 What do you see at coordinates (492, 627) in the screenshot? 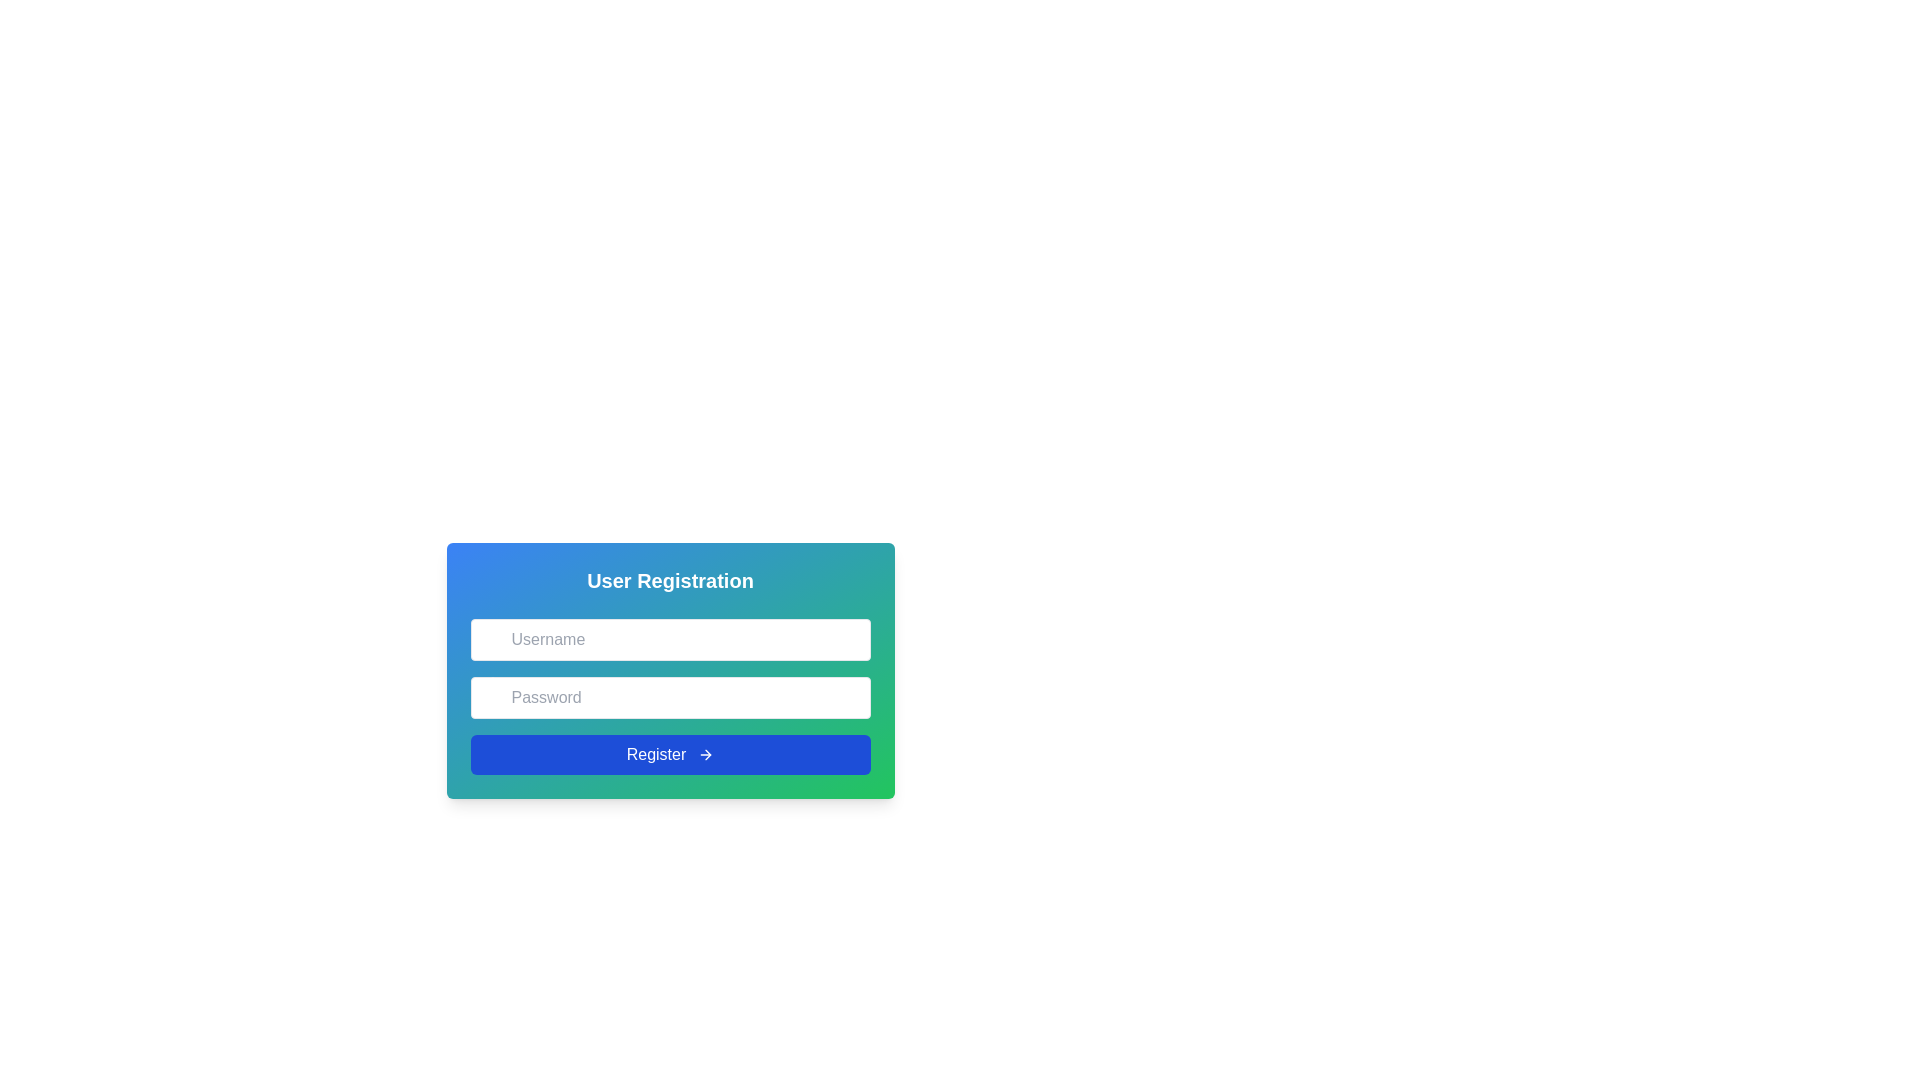
I see `the user icon located on the left side of the 'Username' text input field, which serves as a visual indicator for its purpose` at bounding box center [492, 627].